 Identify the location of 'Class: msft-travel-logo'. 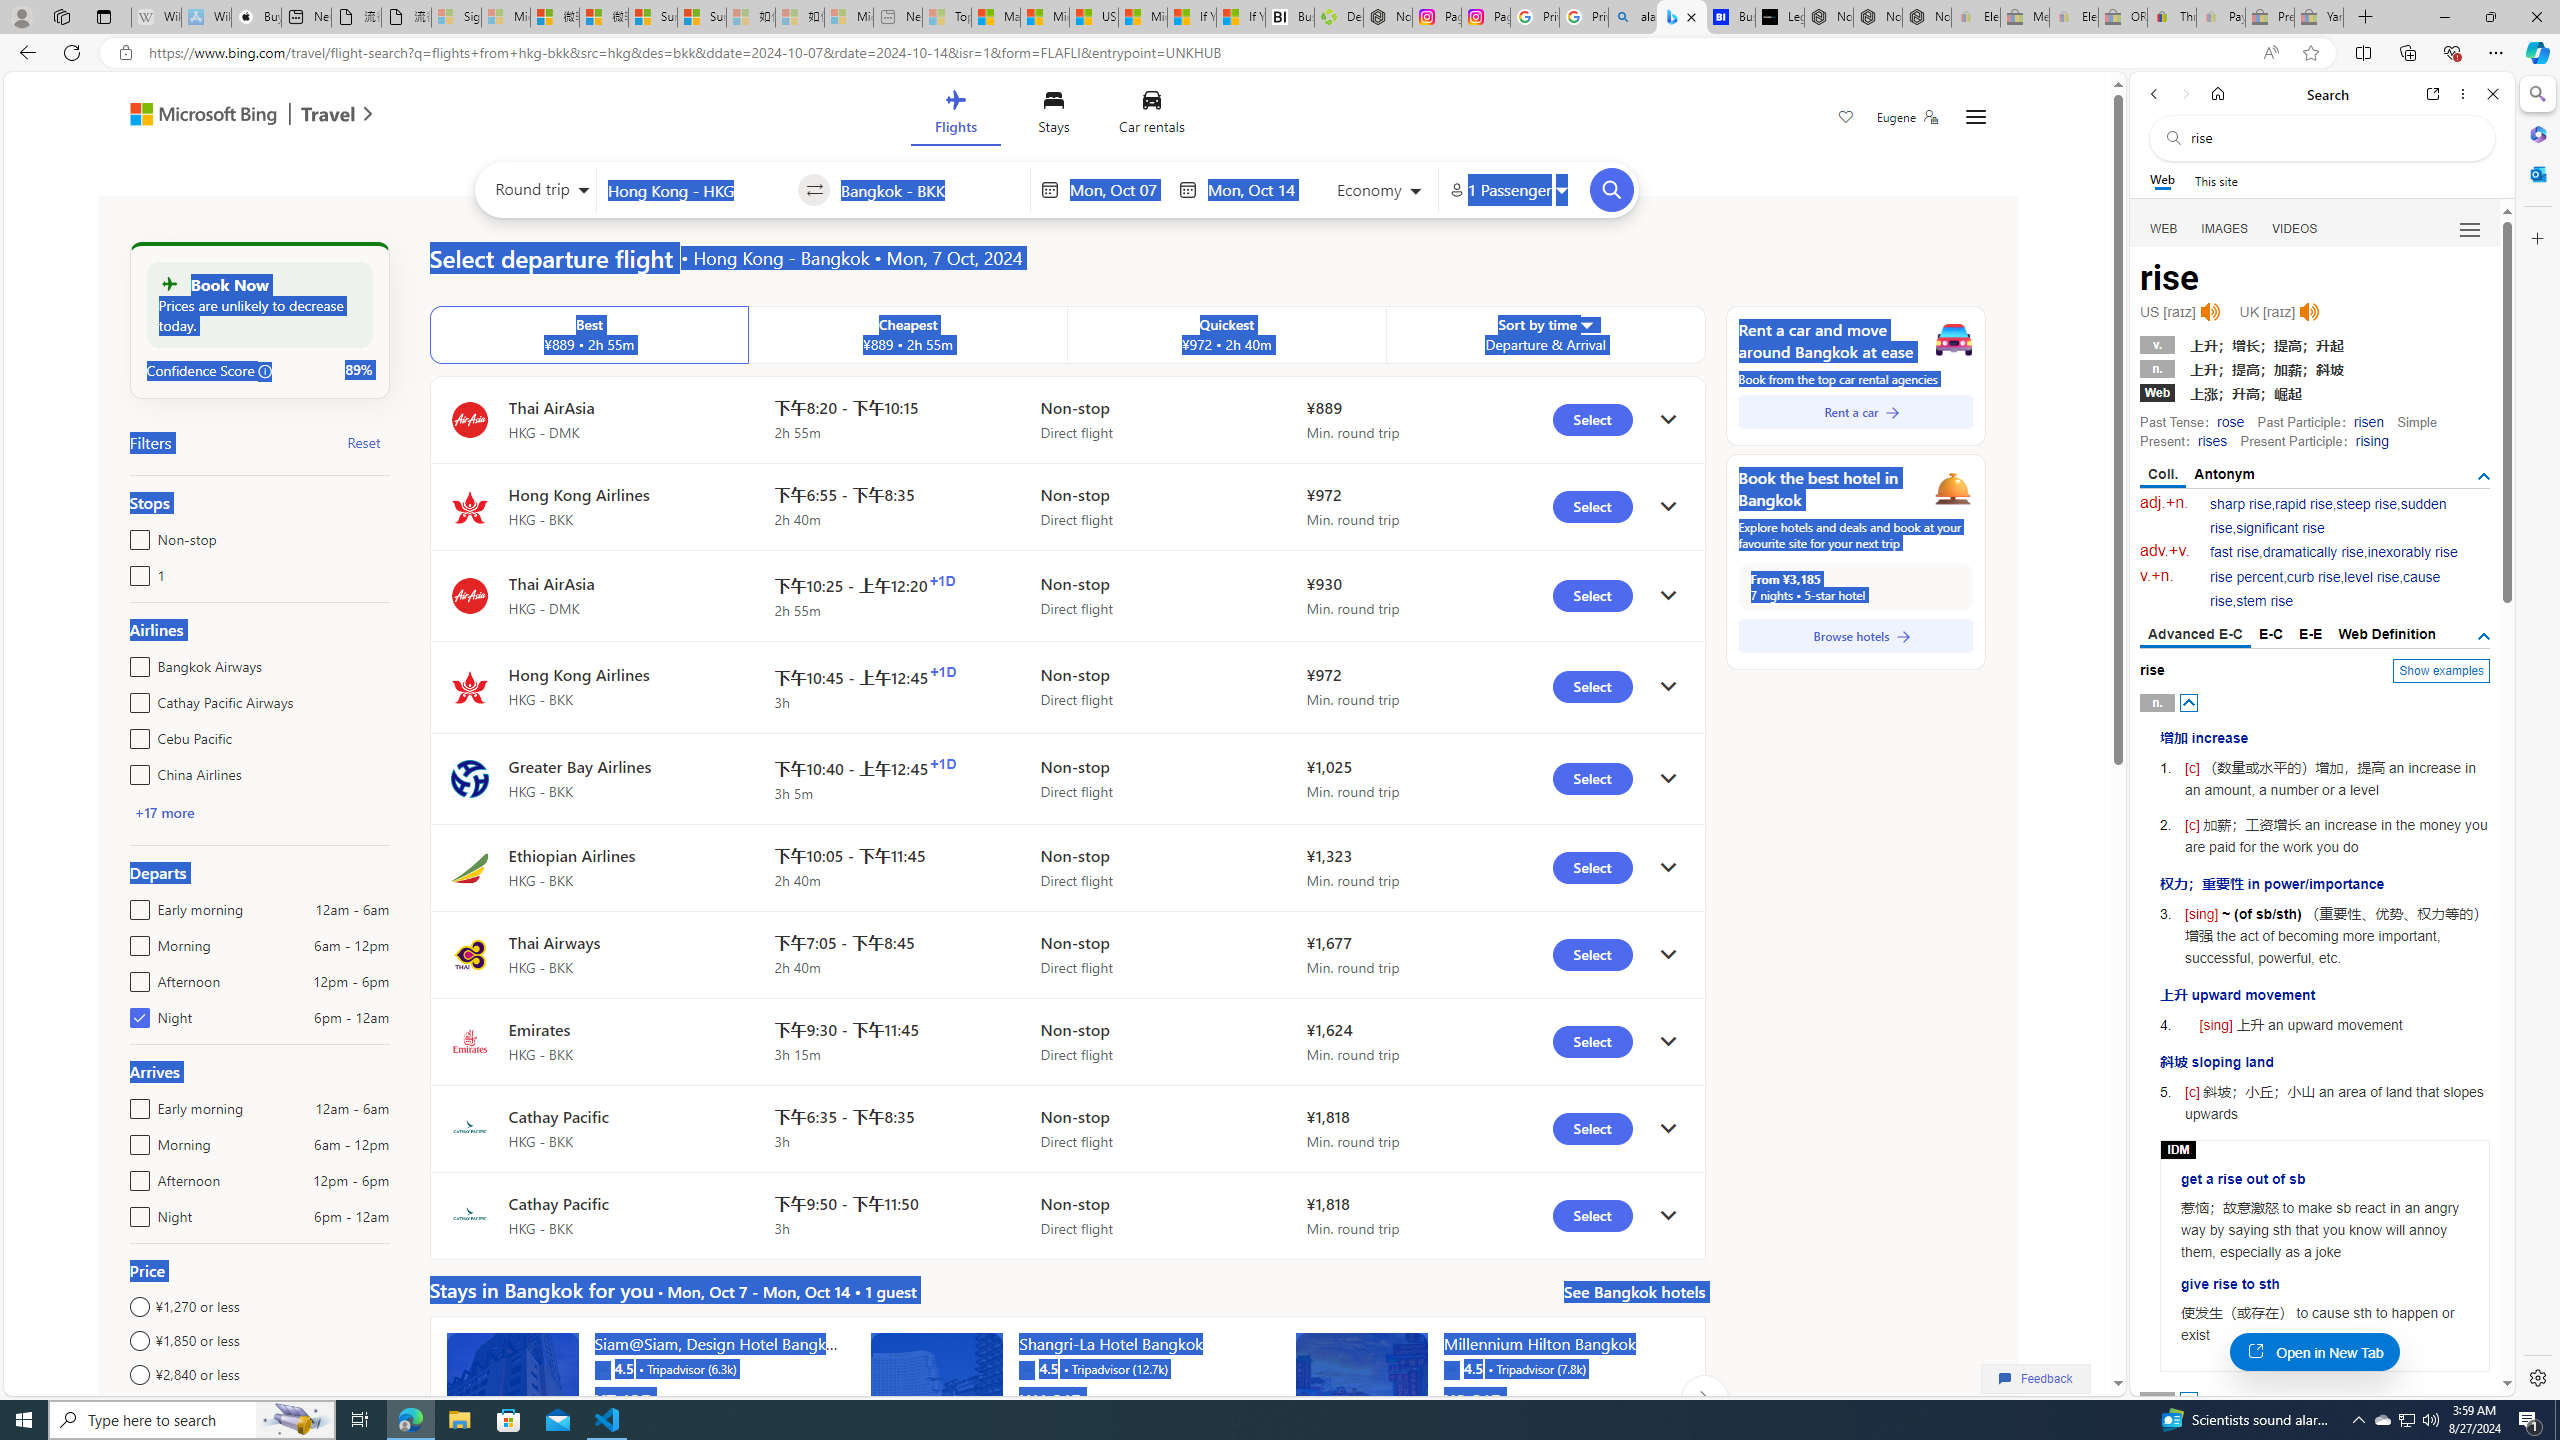
(327, 114).